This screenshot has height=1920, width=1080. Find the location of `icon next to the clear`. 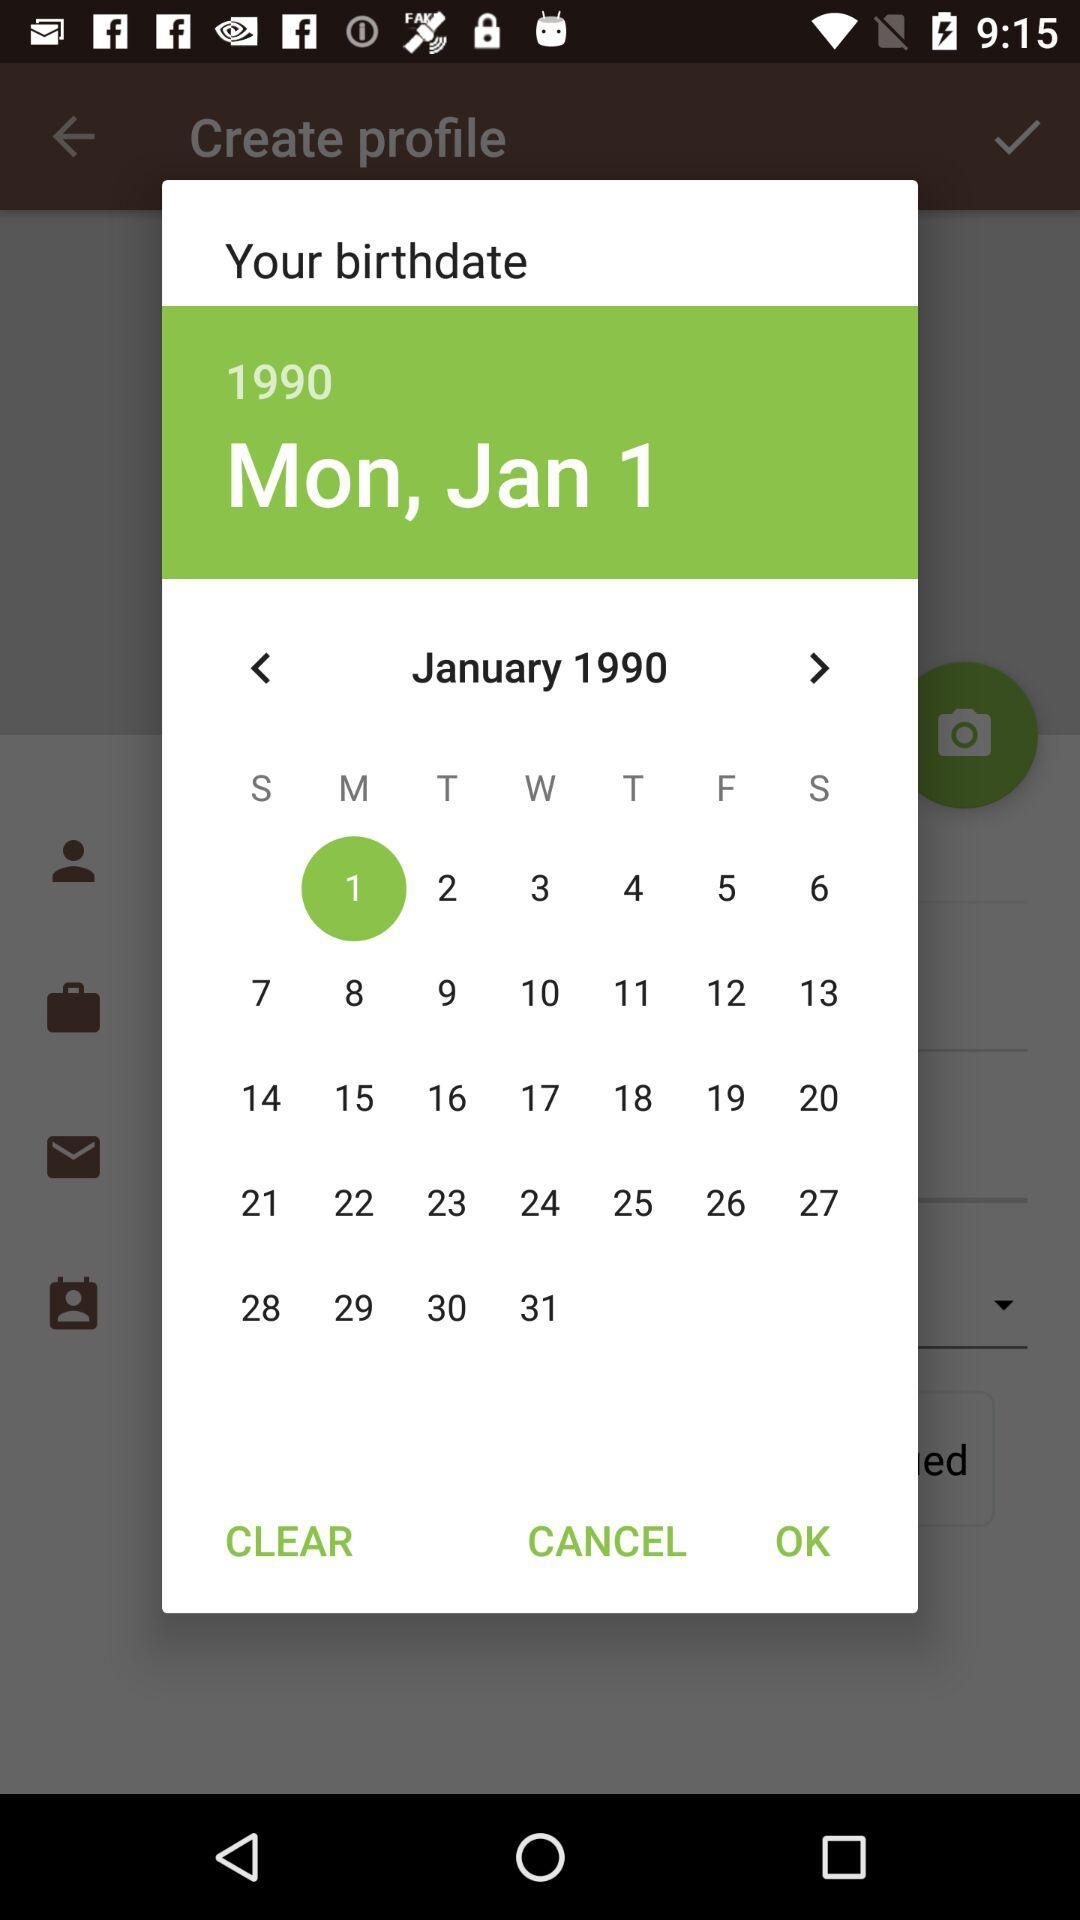

icon next to the clear is located at coordinates (606, 1538).